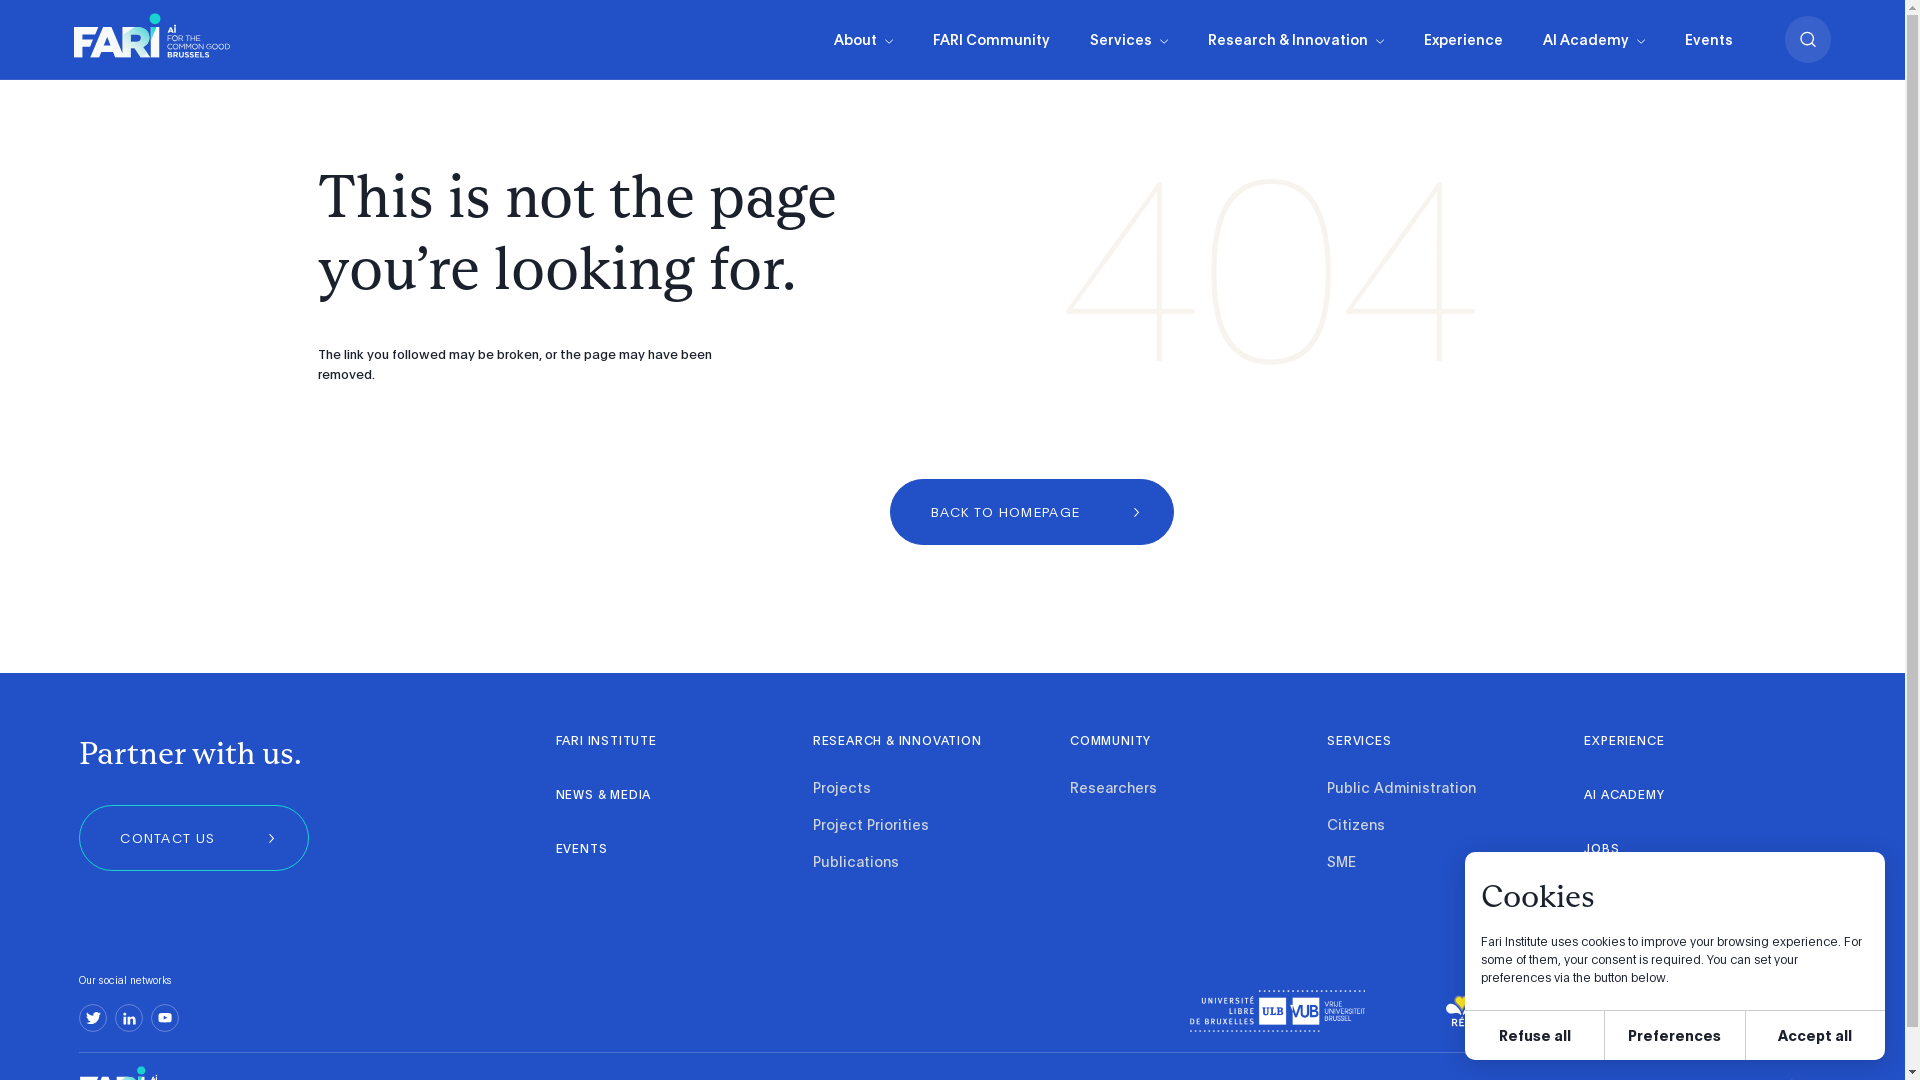 Image resolution: width=1920 pixels, height=1080 pixels. Describe the element at coordinates (1533, 1035) in the screenshot. I see `'Refuse all'` at that location.